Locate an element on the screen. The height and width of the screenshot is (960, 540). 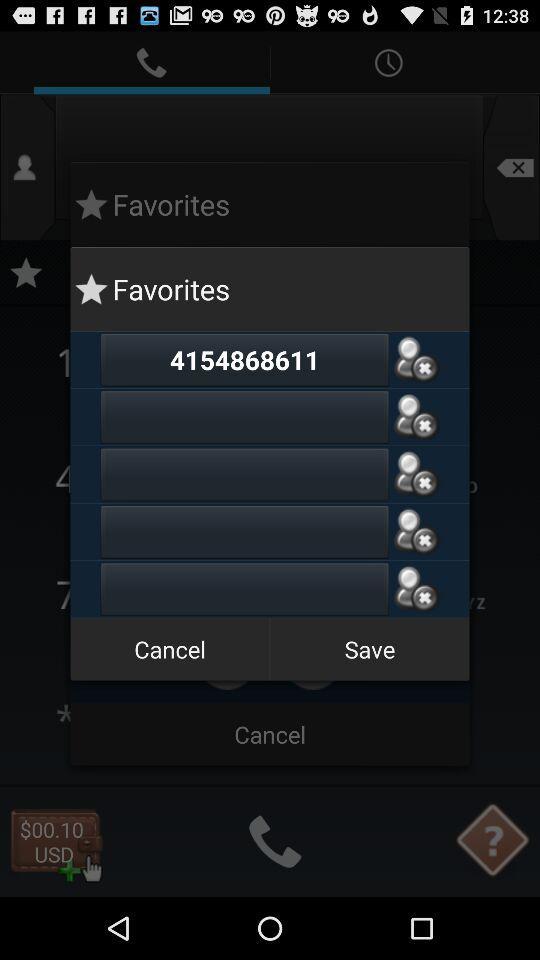
contact to favorites is located at coordinates (415, 474).